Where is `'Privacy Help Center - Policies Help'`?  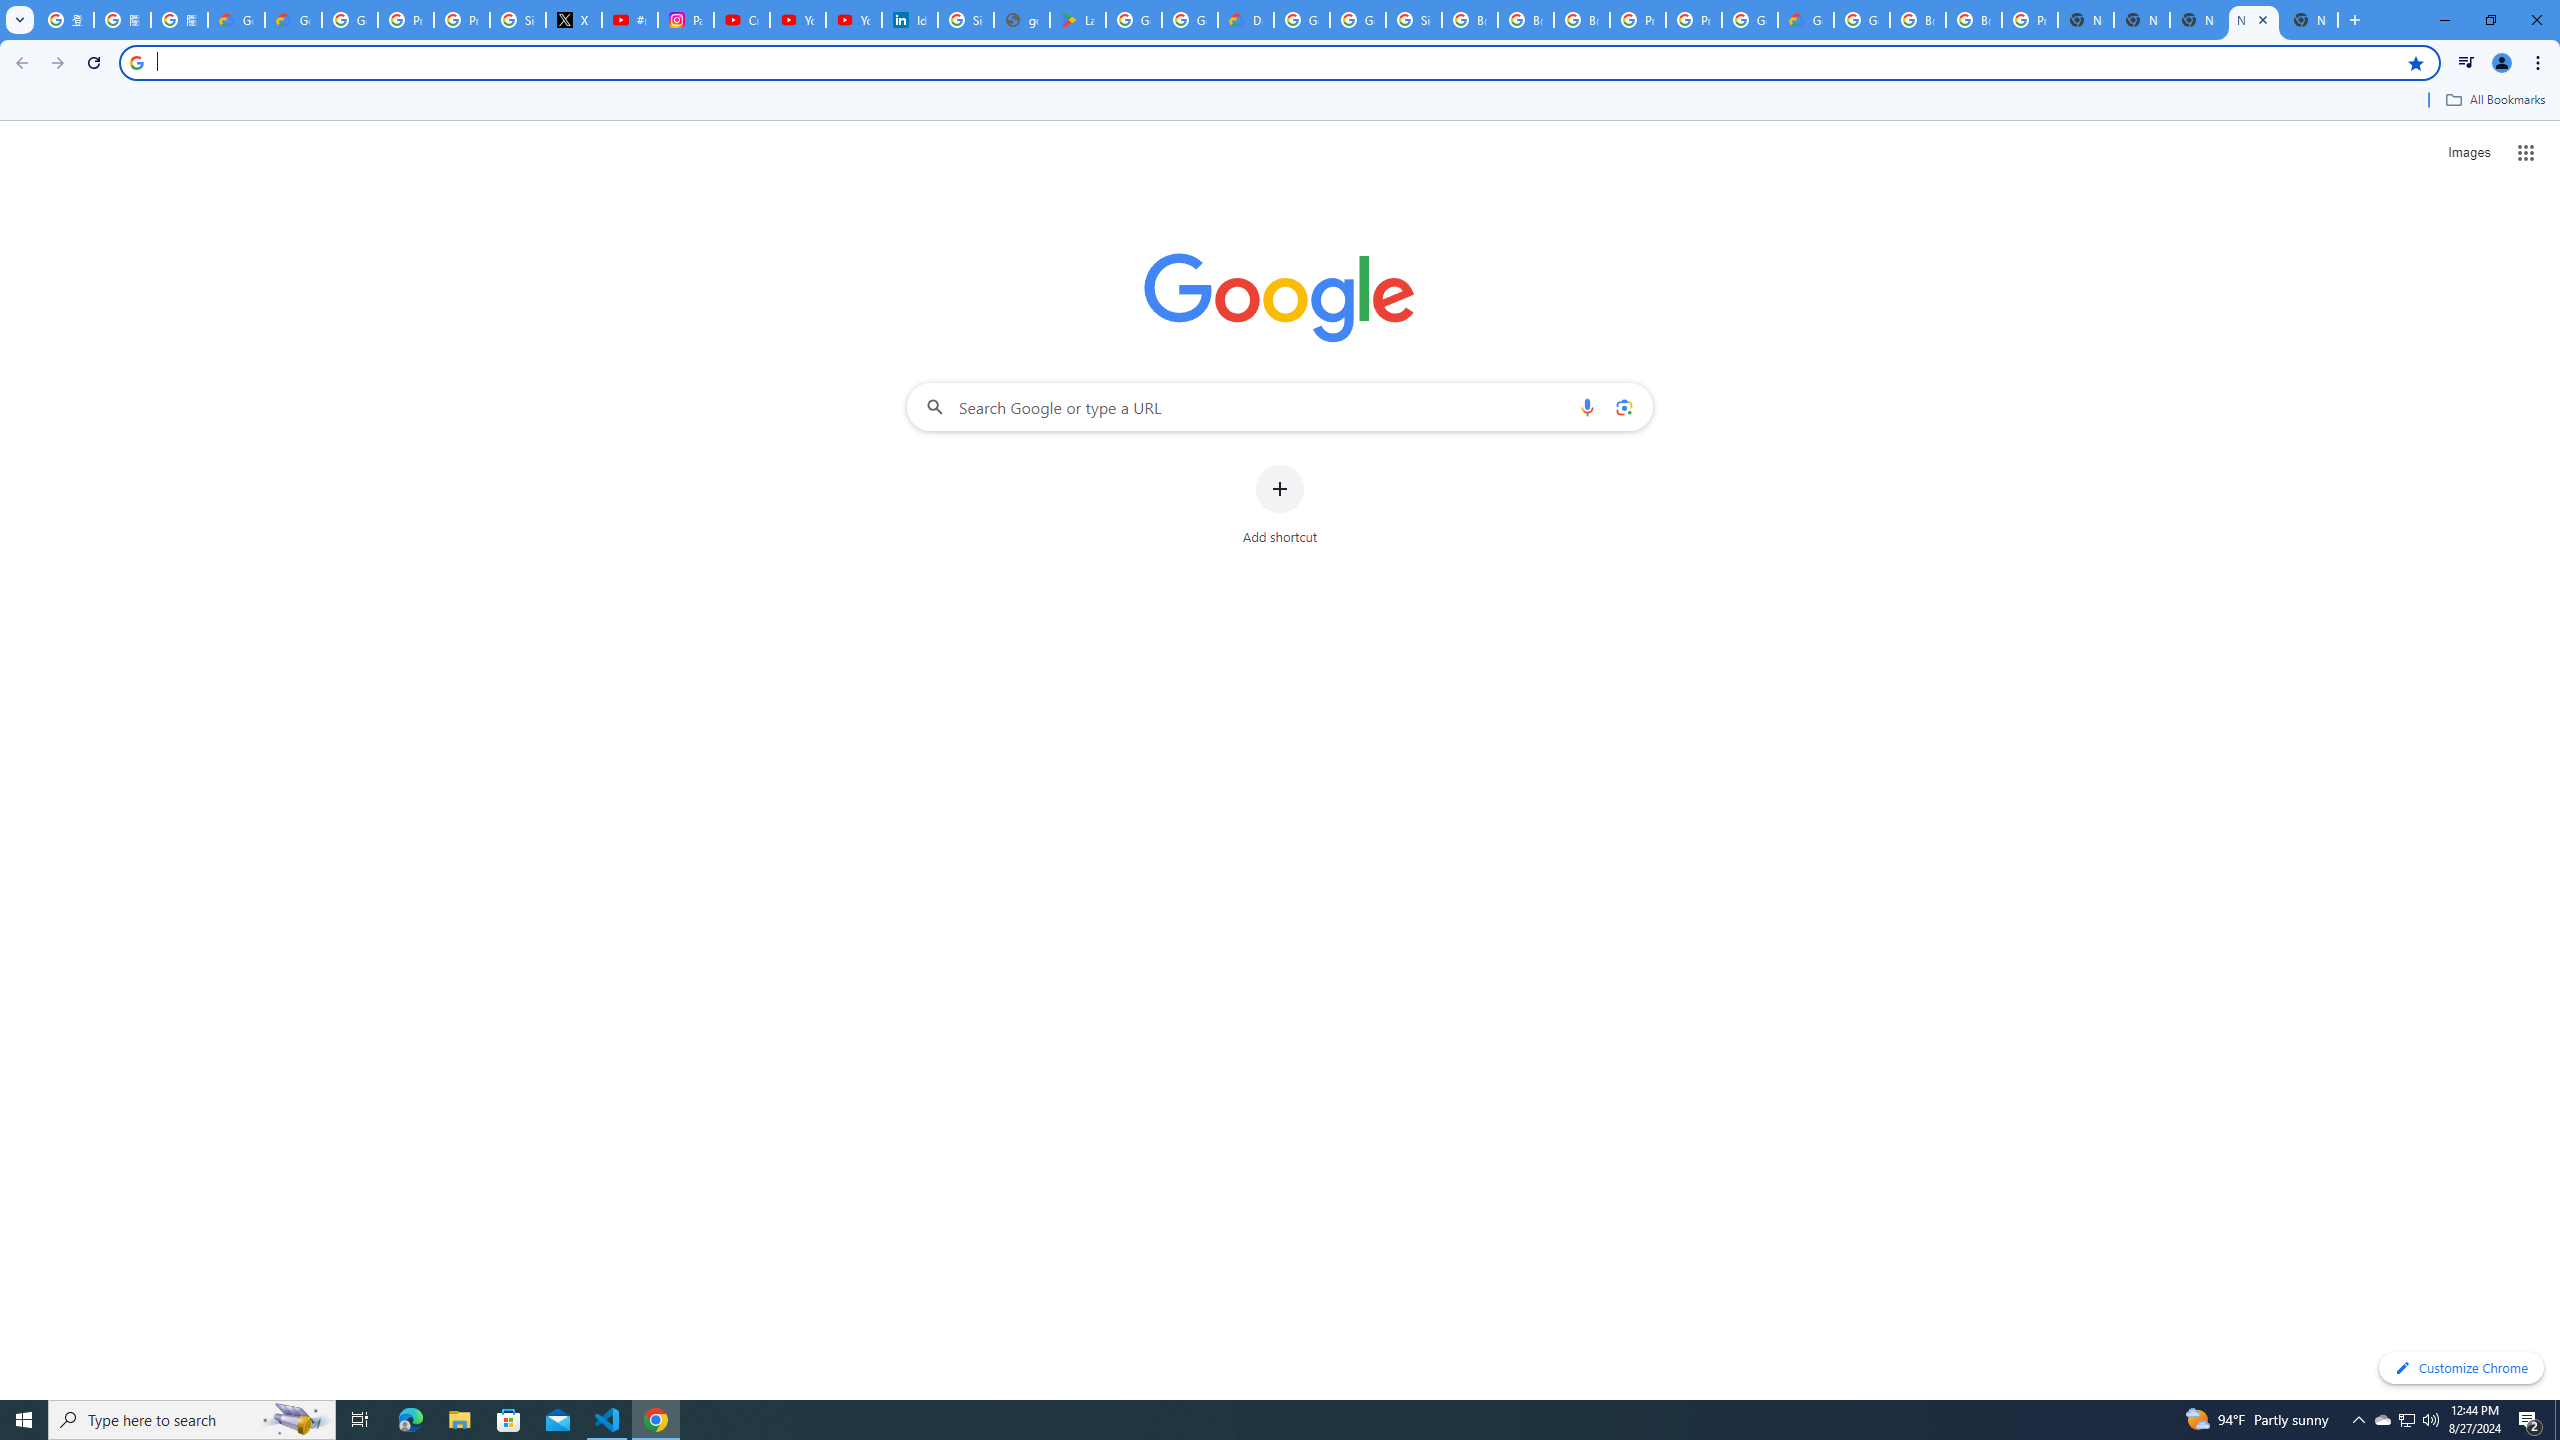 'Privacy Help Center - Policies Help' is located at coordinates (461, 19).